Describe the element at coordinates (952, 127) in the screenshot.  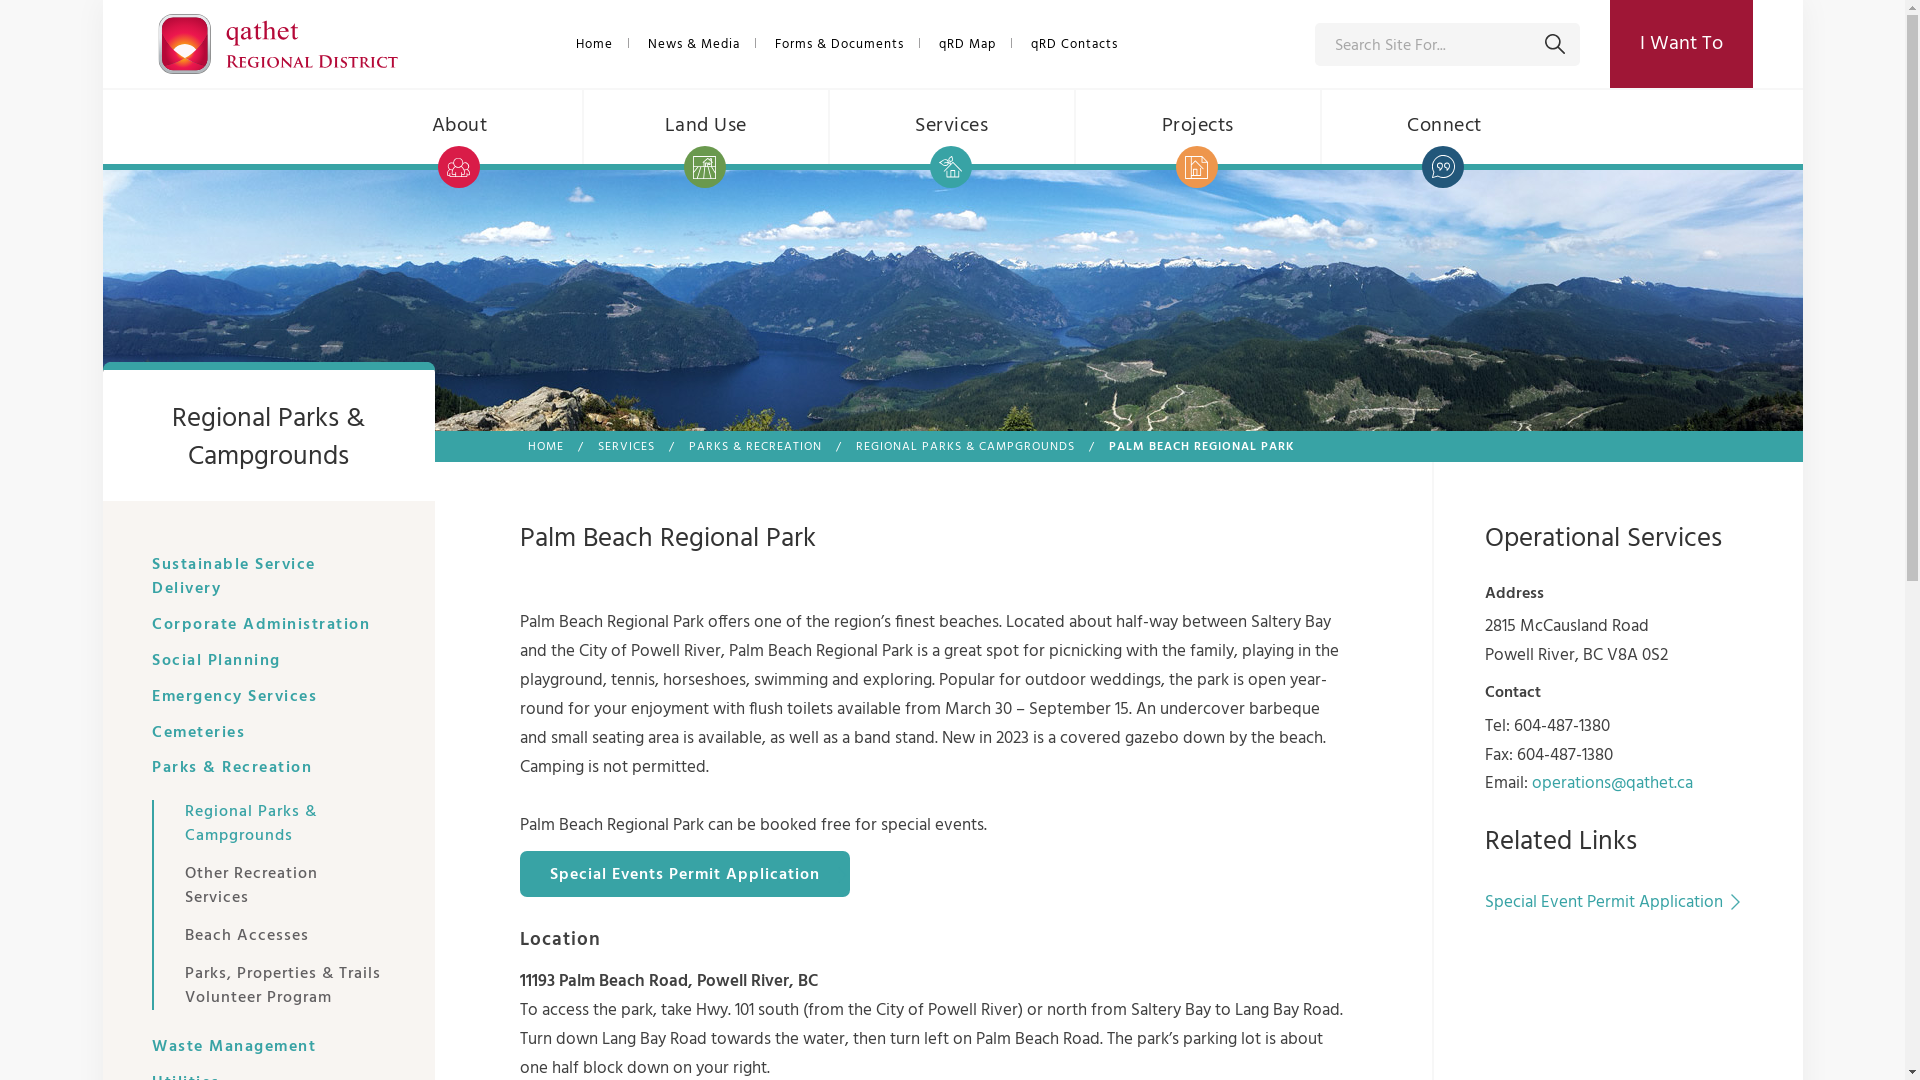
I see `'Services'` at that location.